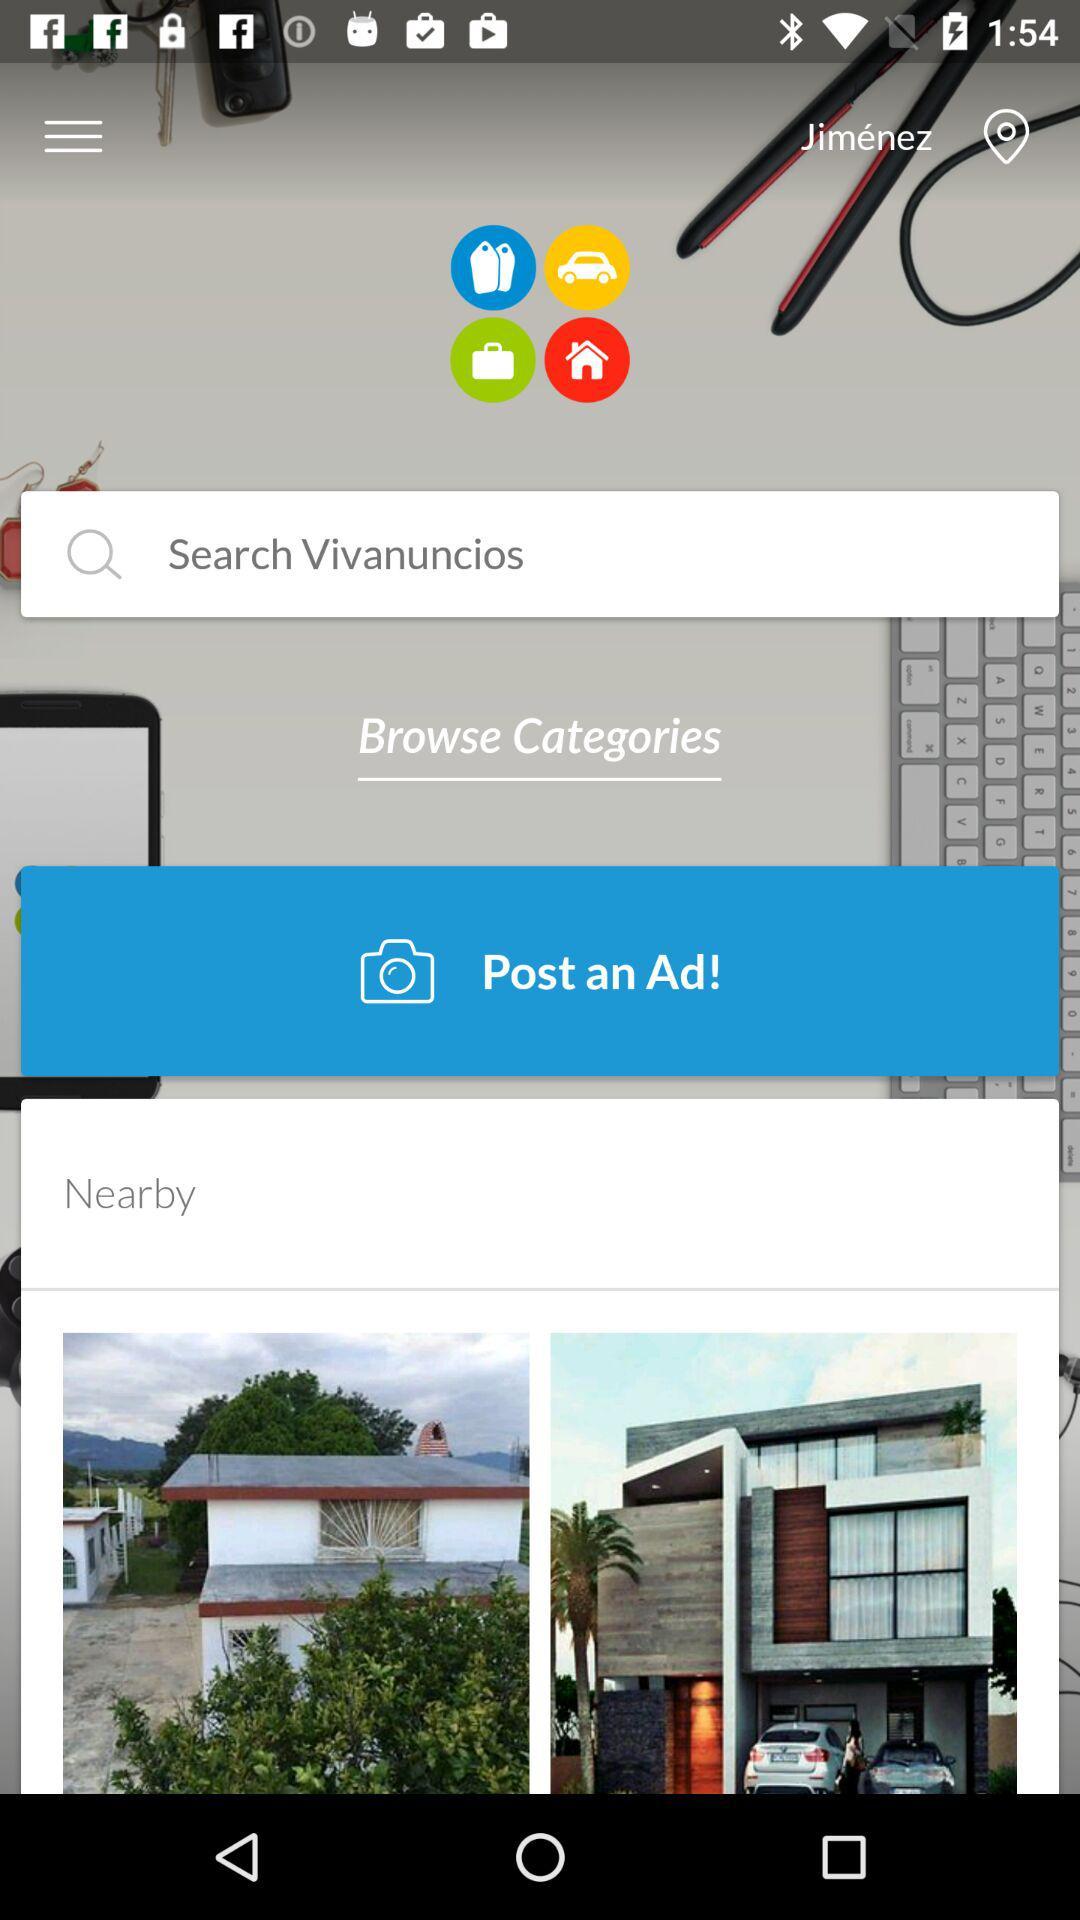 The height and width of the screenshot is (1920, 1080). I want to click on search button, so click(94, 554).